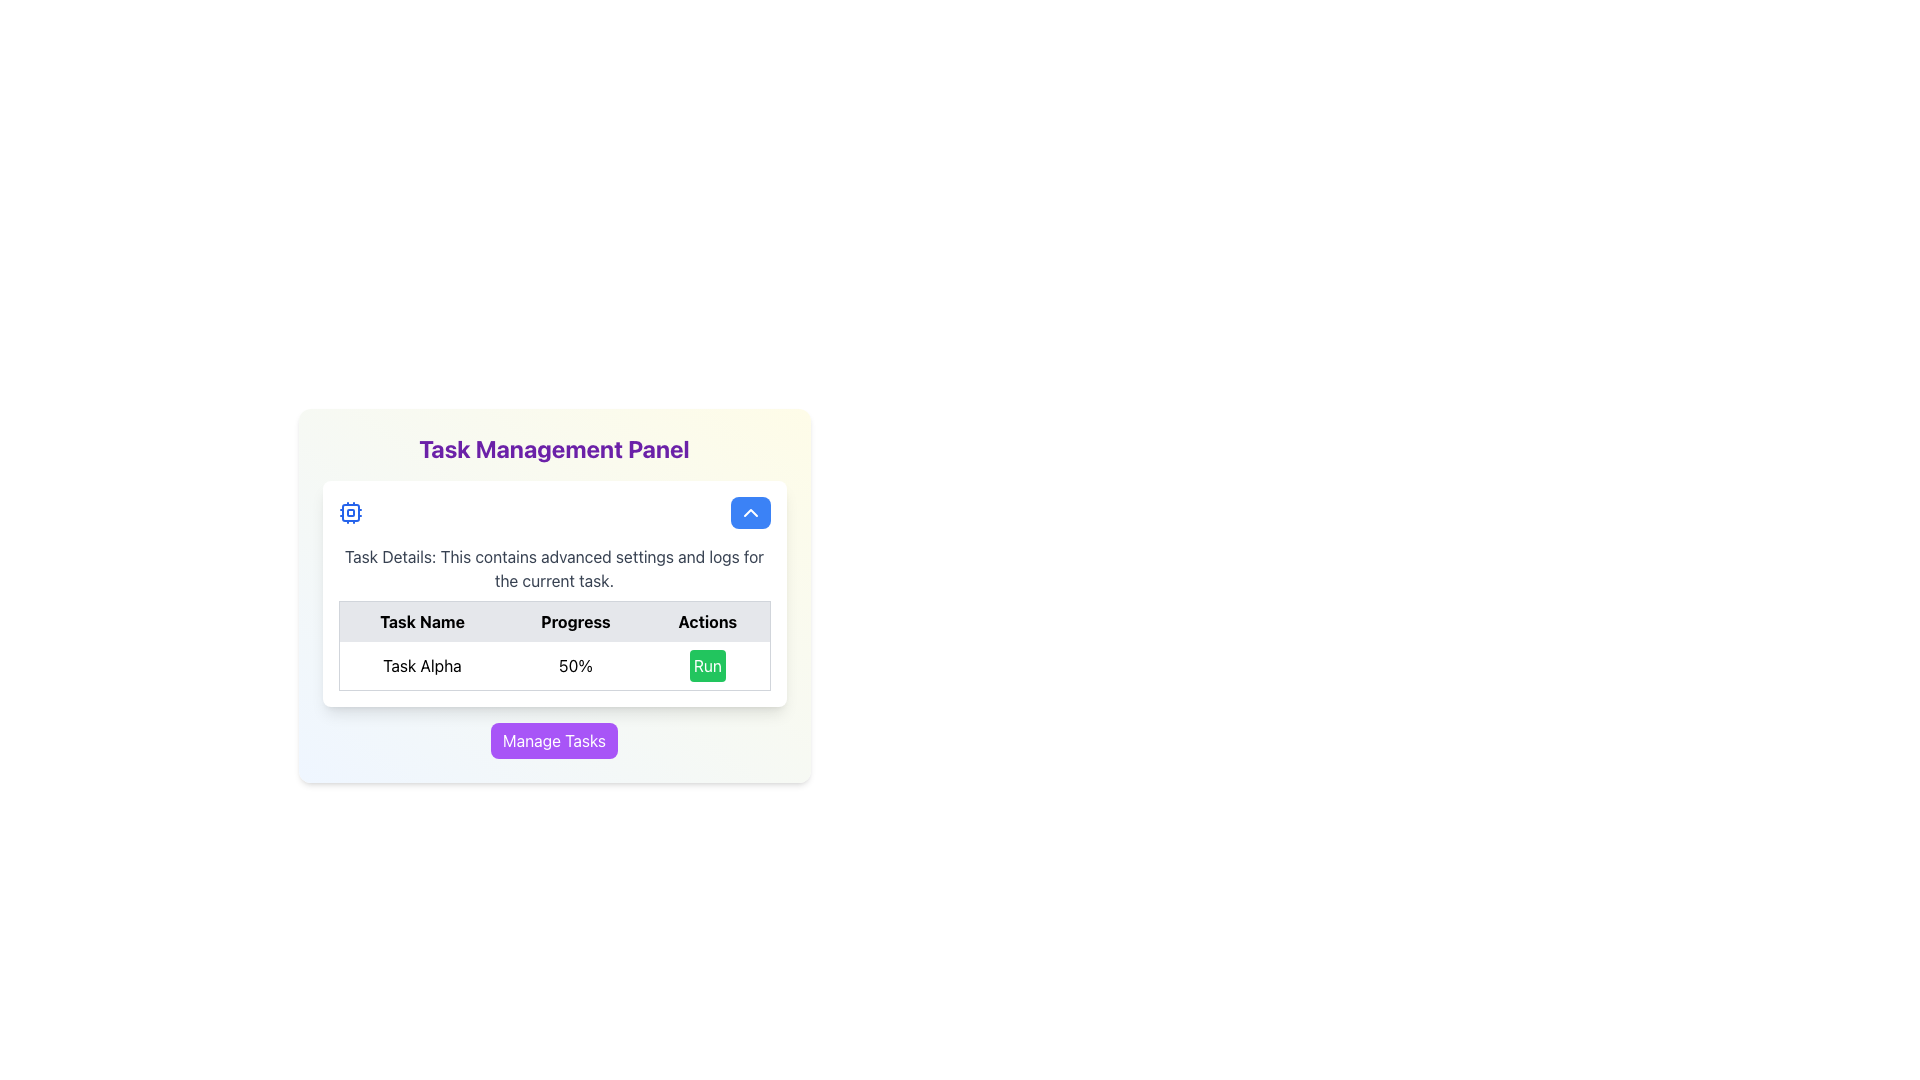 The width and height of the screenshot is (1920, 1080). I want to click on the button located on the far-right of the table row under the 'Actions' column to initiate 'Task Alpha', so click(707, 666).